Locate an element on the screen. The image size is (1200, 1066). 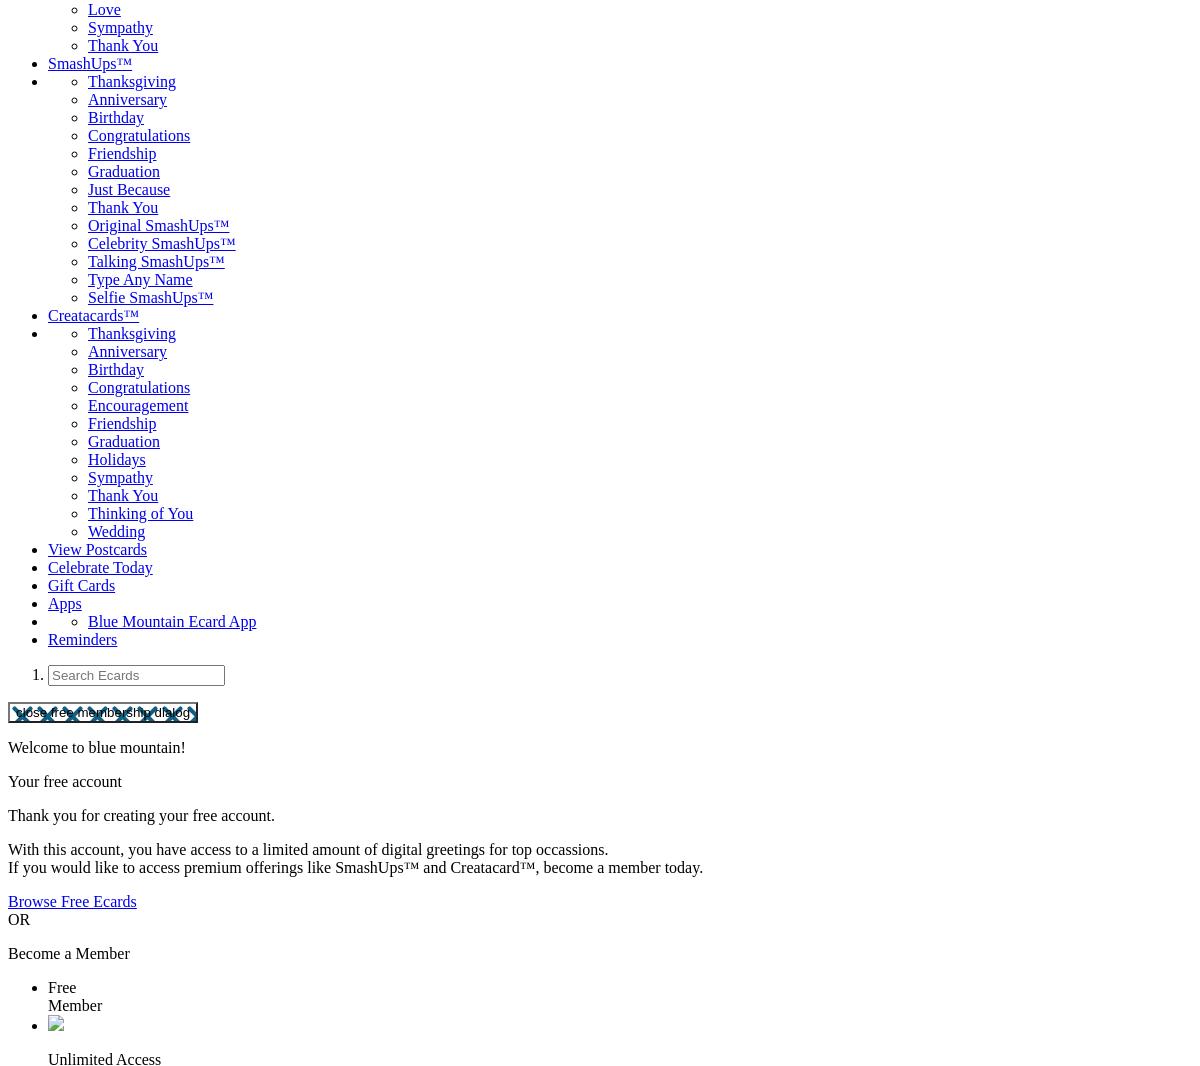
'SmashUps™' is located at coordinates (90, 62).